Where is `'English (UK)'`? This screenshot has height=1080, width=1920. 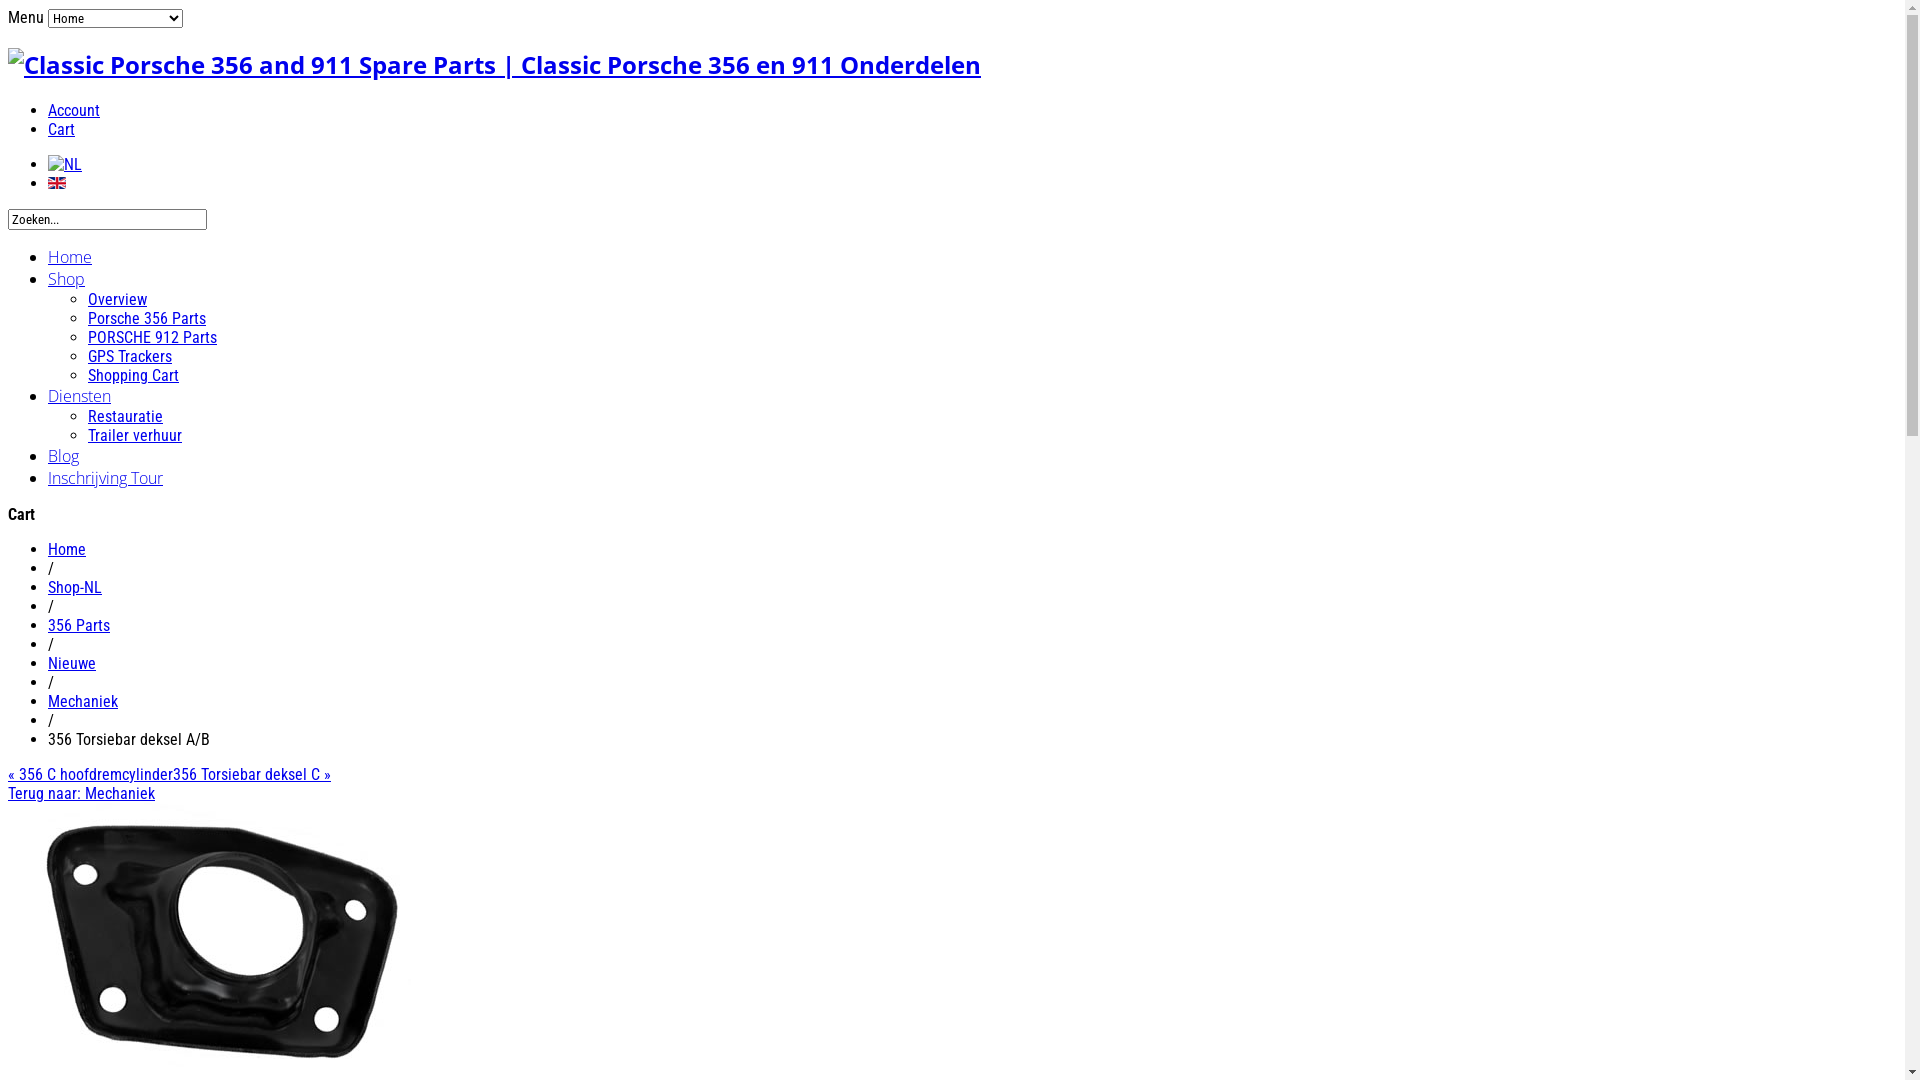
'English (UK)' is located at coordinates (48, 182).